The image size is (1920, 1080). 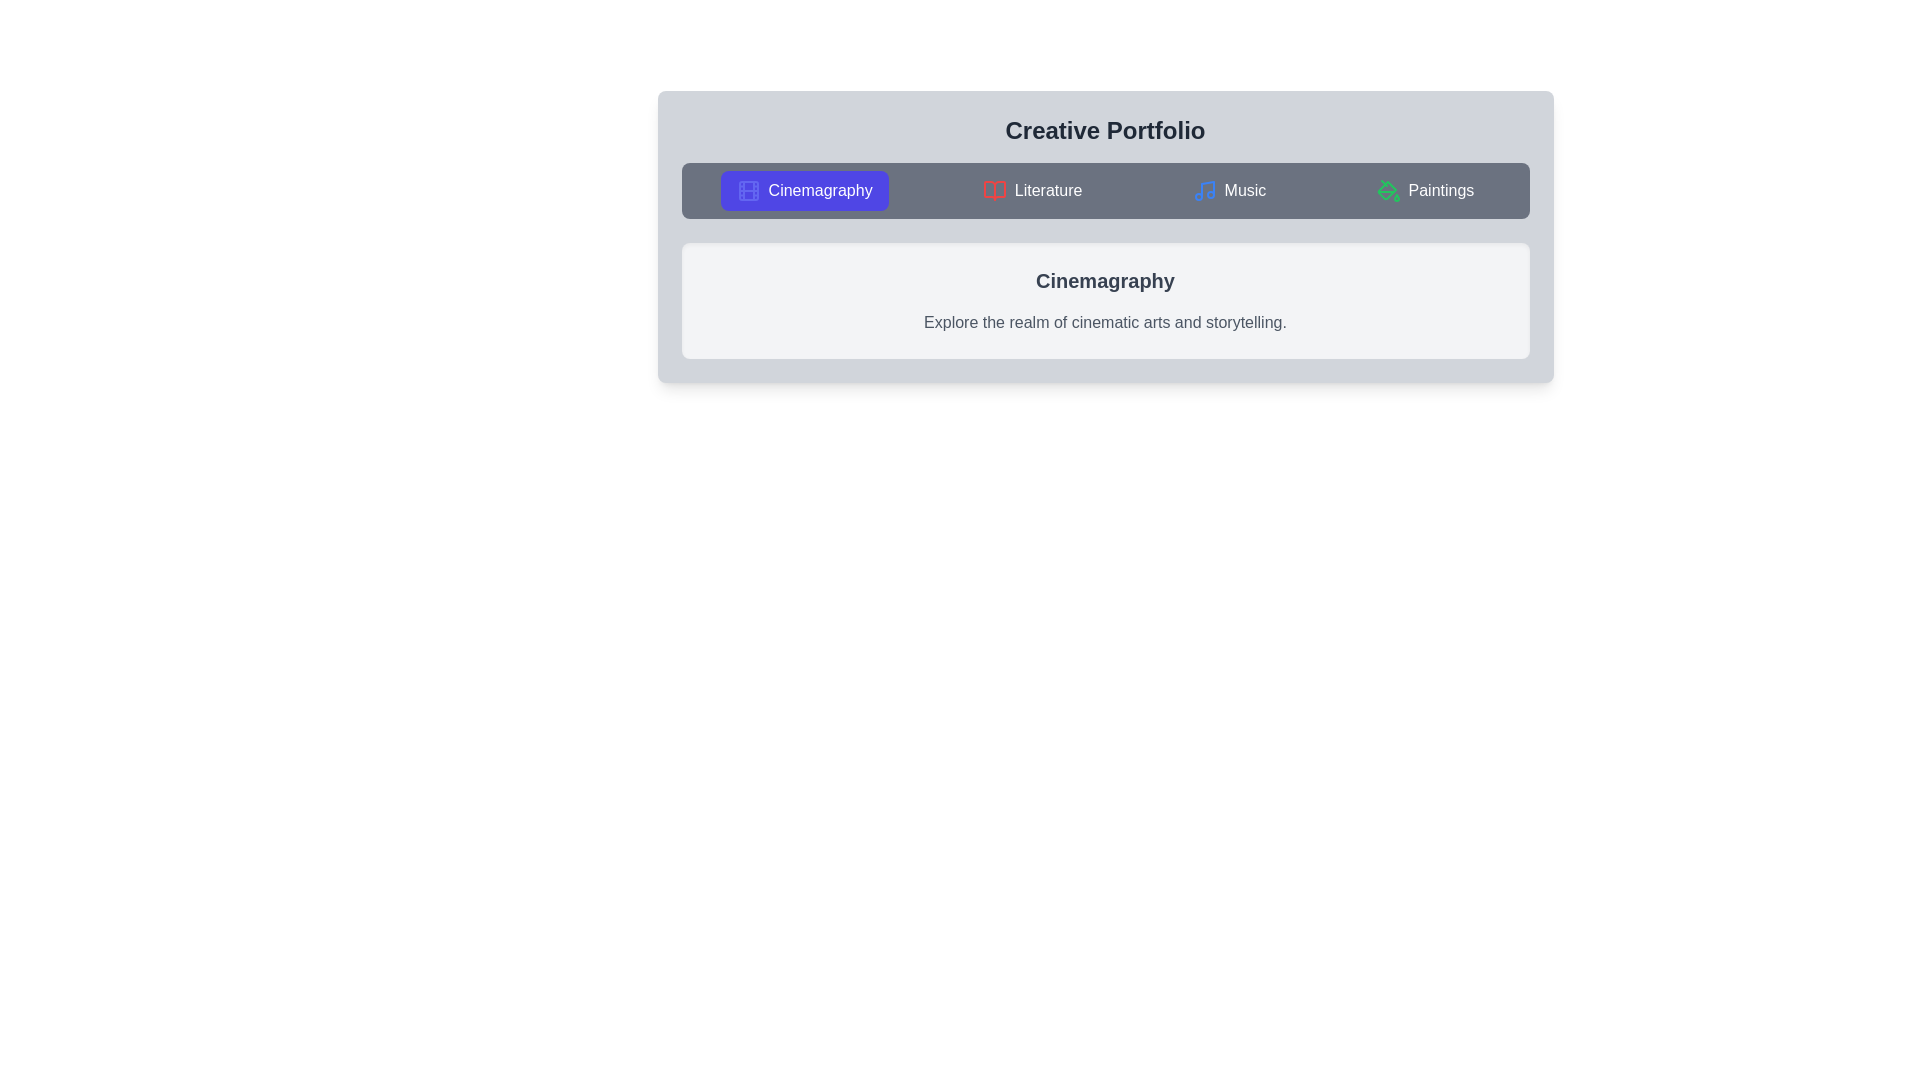 What do you see at coordinates (804, 191) in the screenshot?
I see `the tab labeled Cinemagraphy to activate it` at bounding box center [804, 191].